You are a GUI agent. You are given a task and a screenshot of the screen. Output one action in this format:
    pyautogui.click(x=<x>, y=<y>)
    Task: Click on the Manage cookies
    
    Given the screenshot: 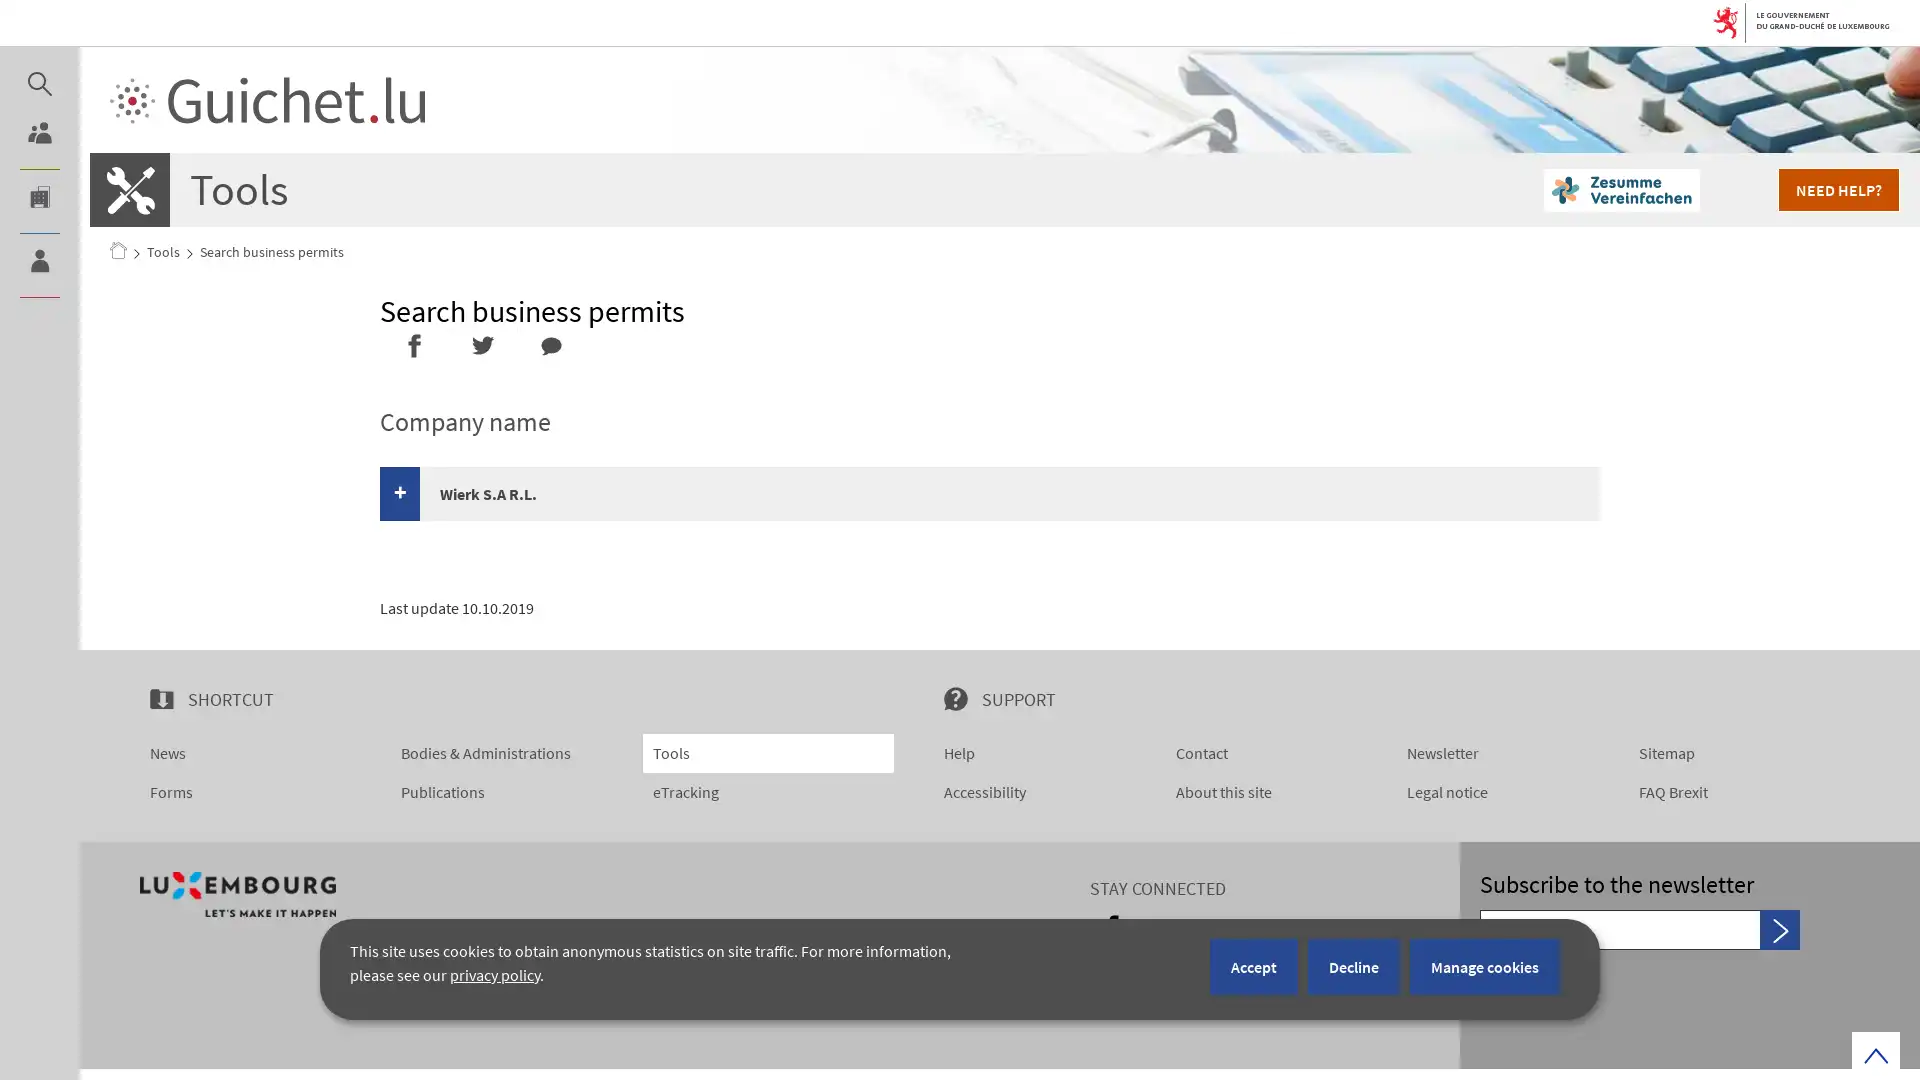 What is the action you would take?
    pyautogui.click(x=1484, y=966)
    